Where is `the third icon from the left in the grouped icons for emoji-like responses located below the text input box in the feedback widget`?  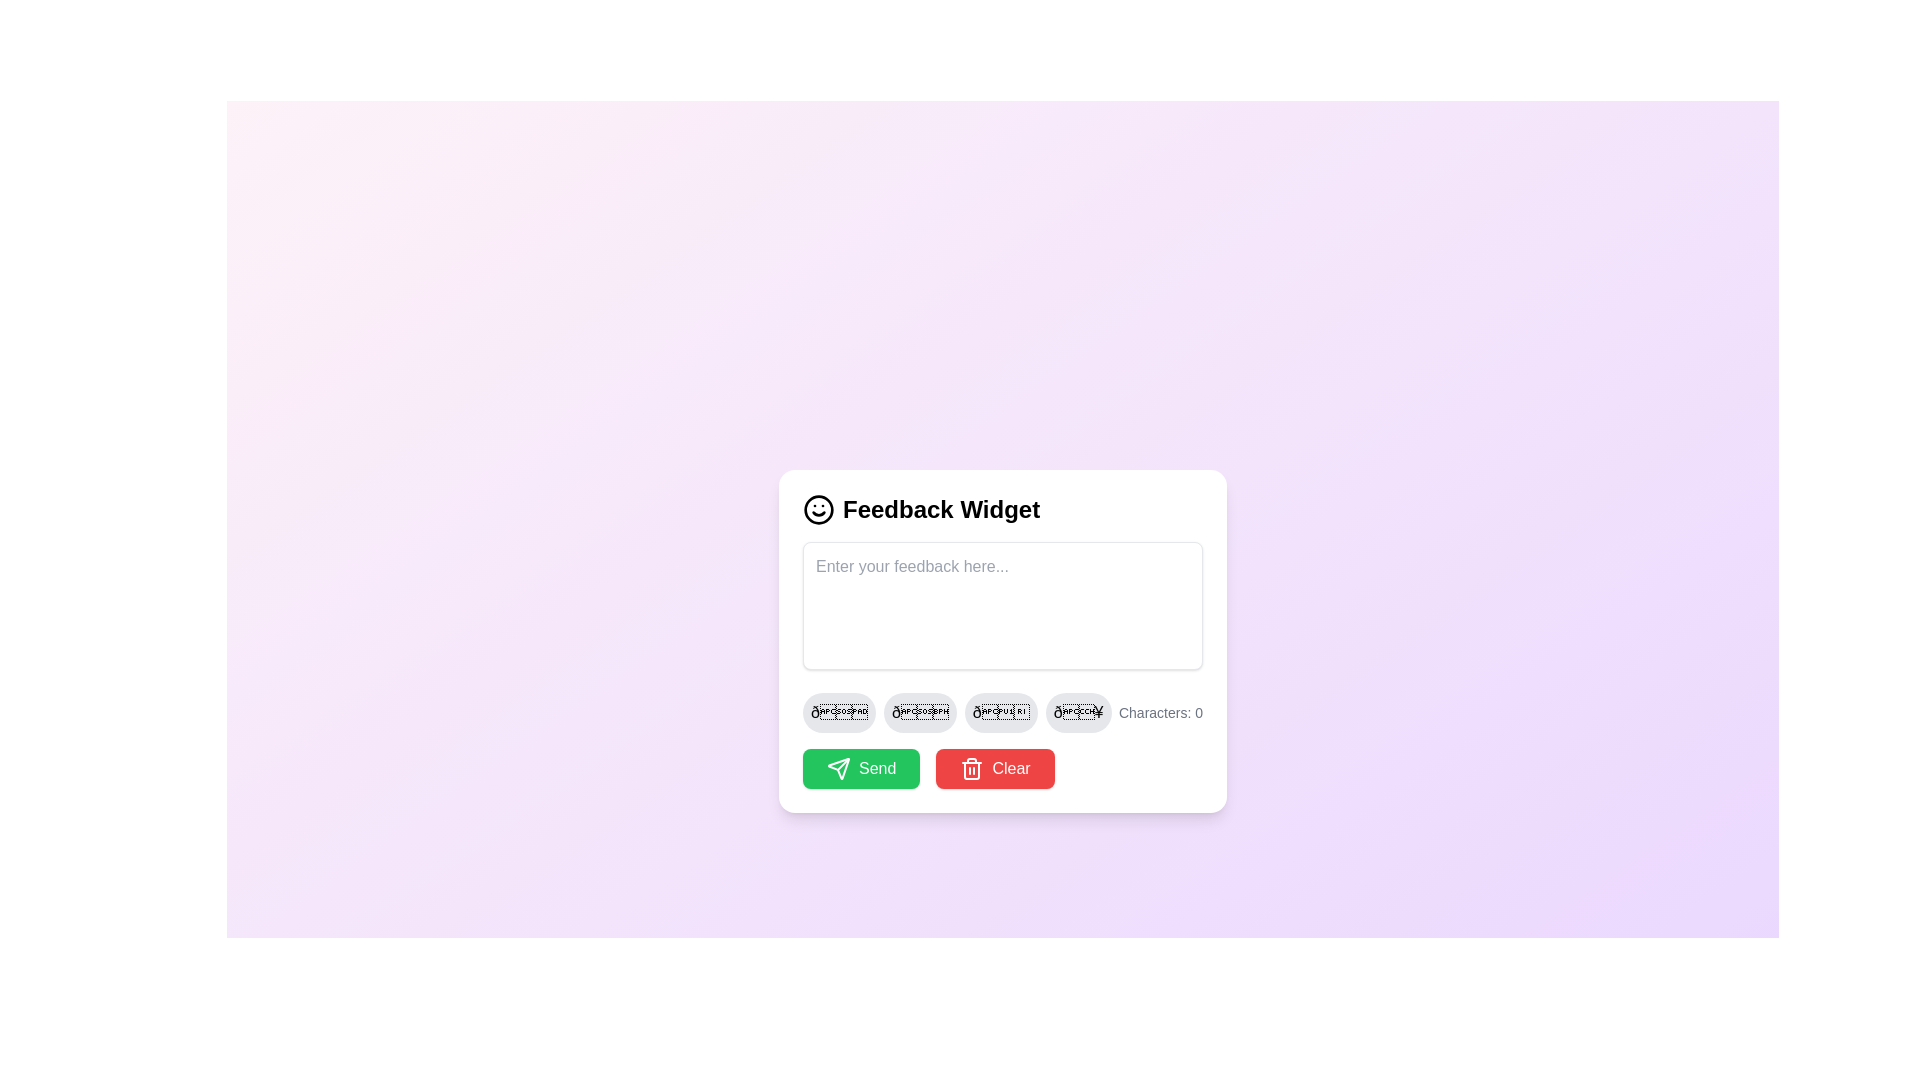 the third icon from the left in the grouped icons for emoji-like responses located below the text input box in the feedback widget is located at coordinates (1003, 711).